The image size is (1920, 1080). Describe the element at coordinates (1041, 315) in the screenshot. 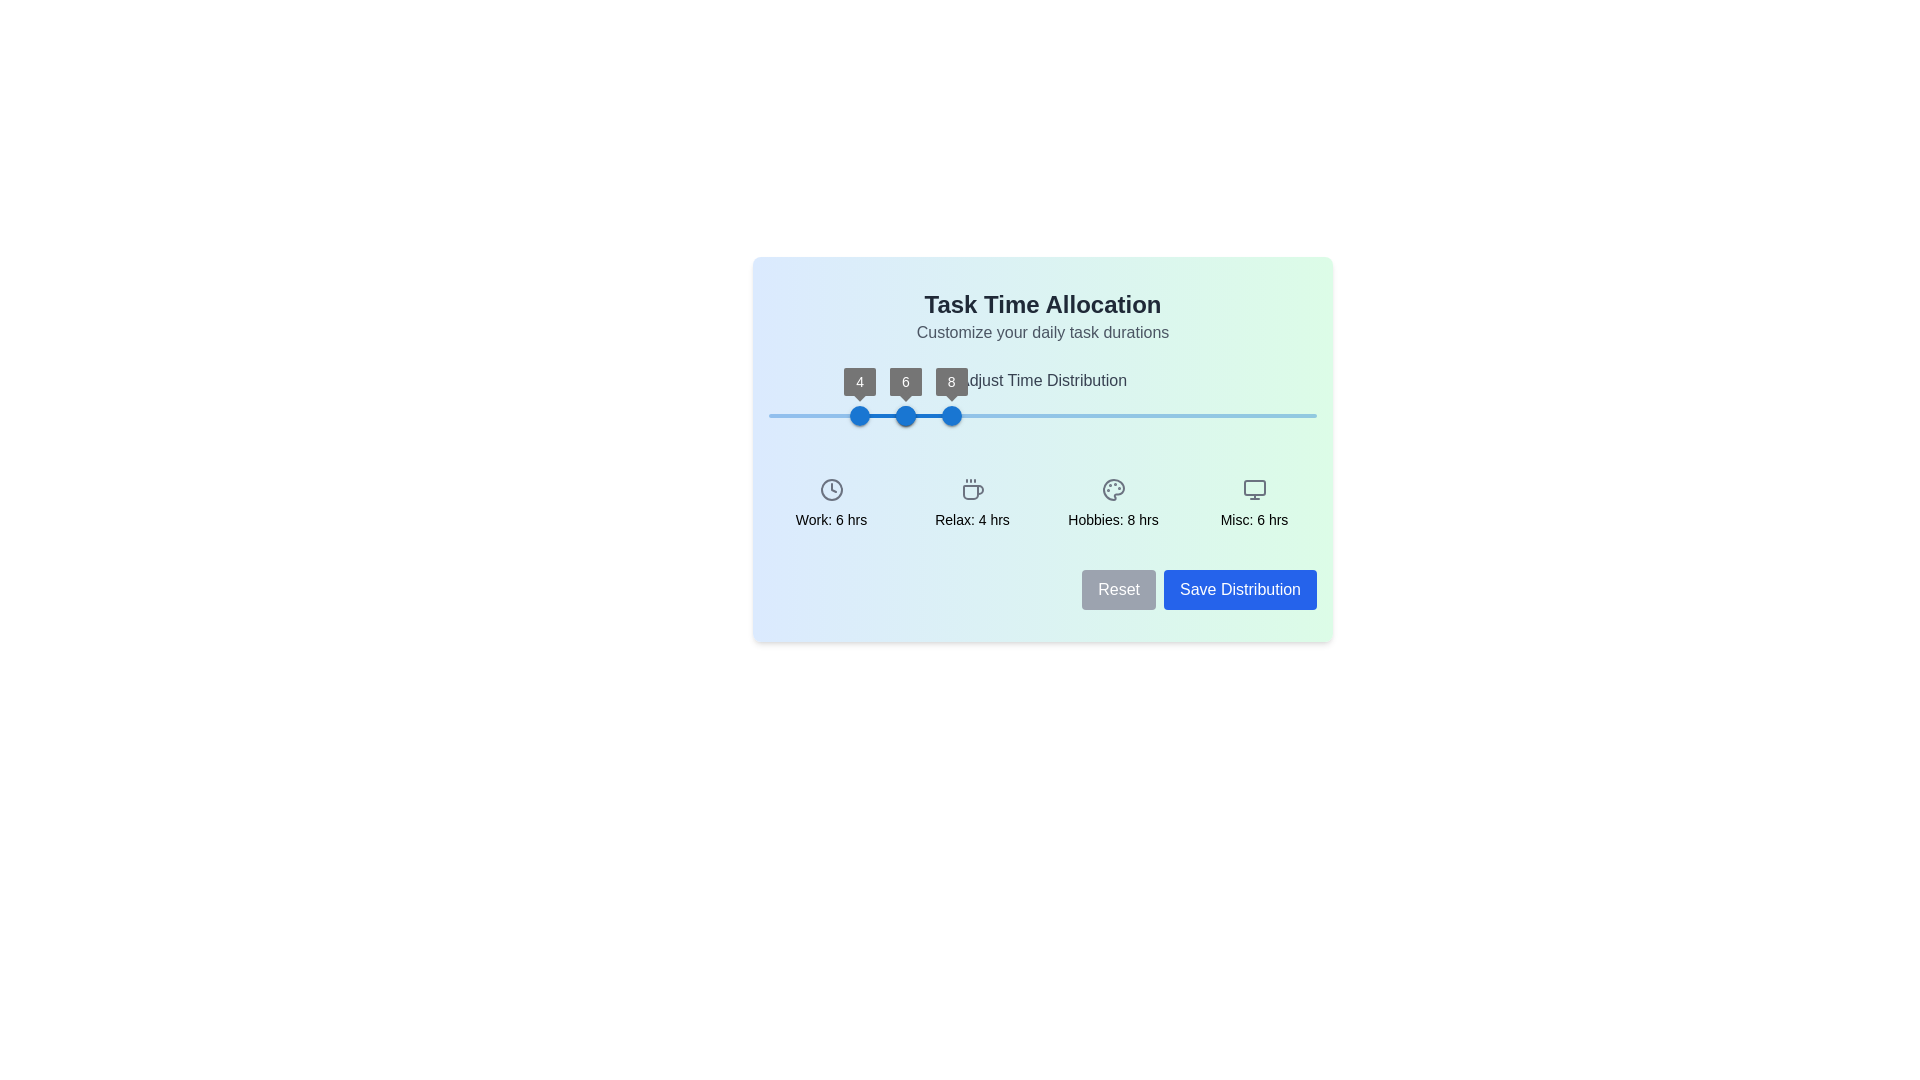

I see `the header of the text element located at the top section of the content card with a blue-to-green gradient background, which provides a brief description of the context and purpose of the functionality presented in the card` at that location.